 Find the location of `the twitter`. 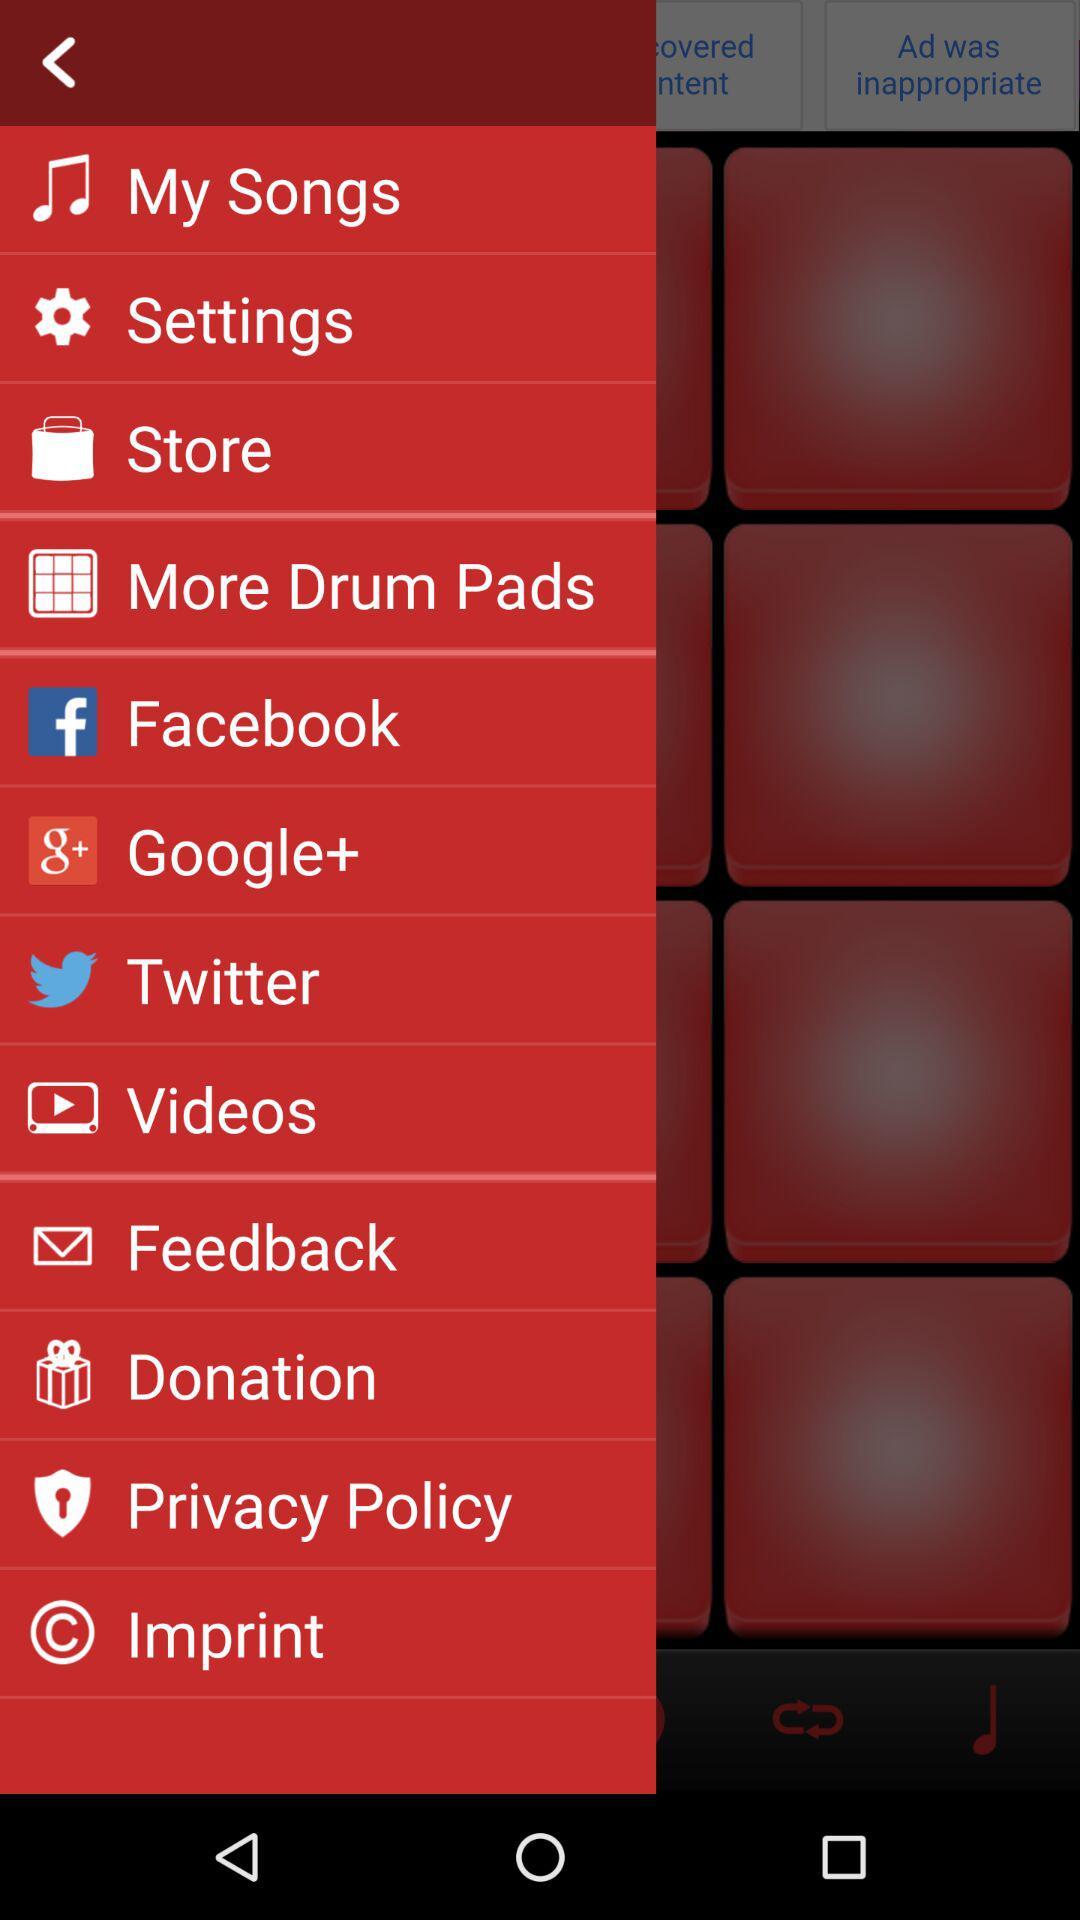

the twitter is located at coordinates (222, 979).